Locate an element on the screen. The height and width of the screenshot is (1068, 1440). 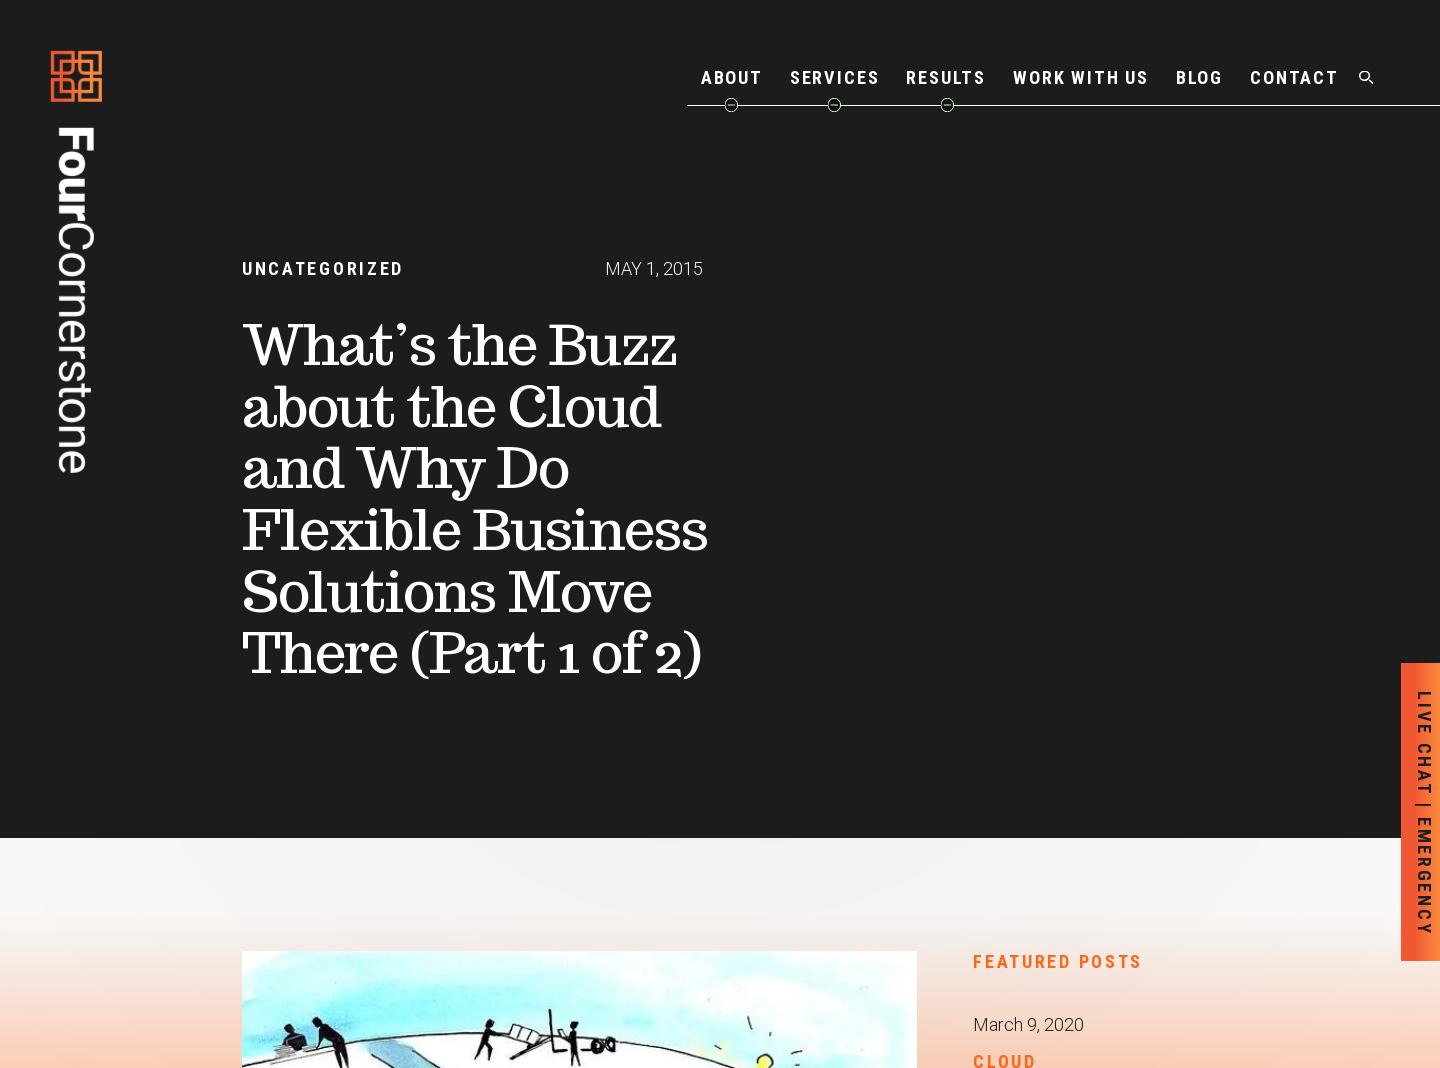
'Work With Us' is located at coordinates (1012, 75).